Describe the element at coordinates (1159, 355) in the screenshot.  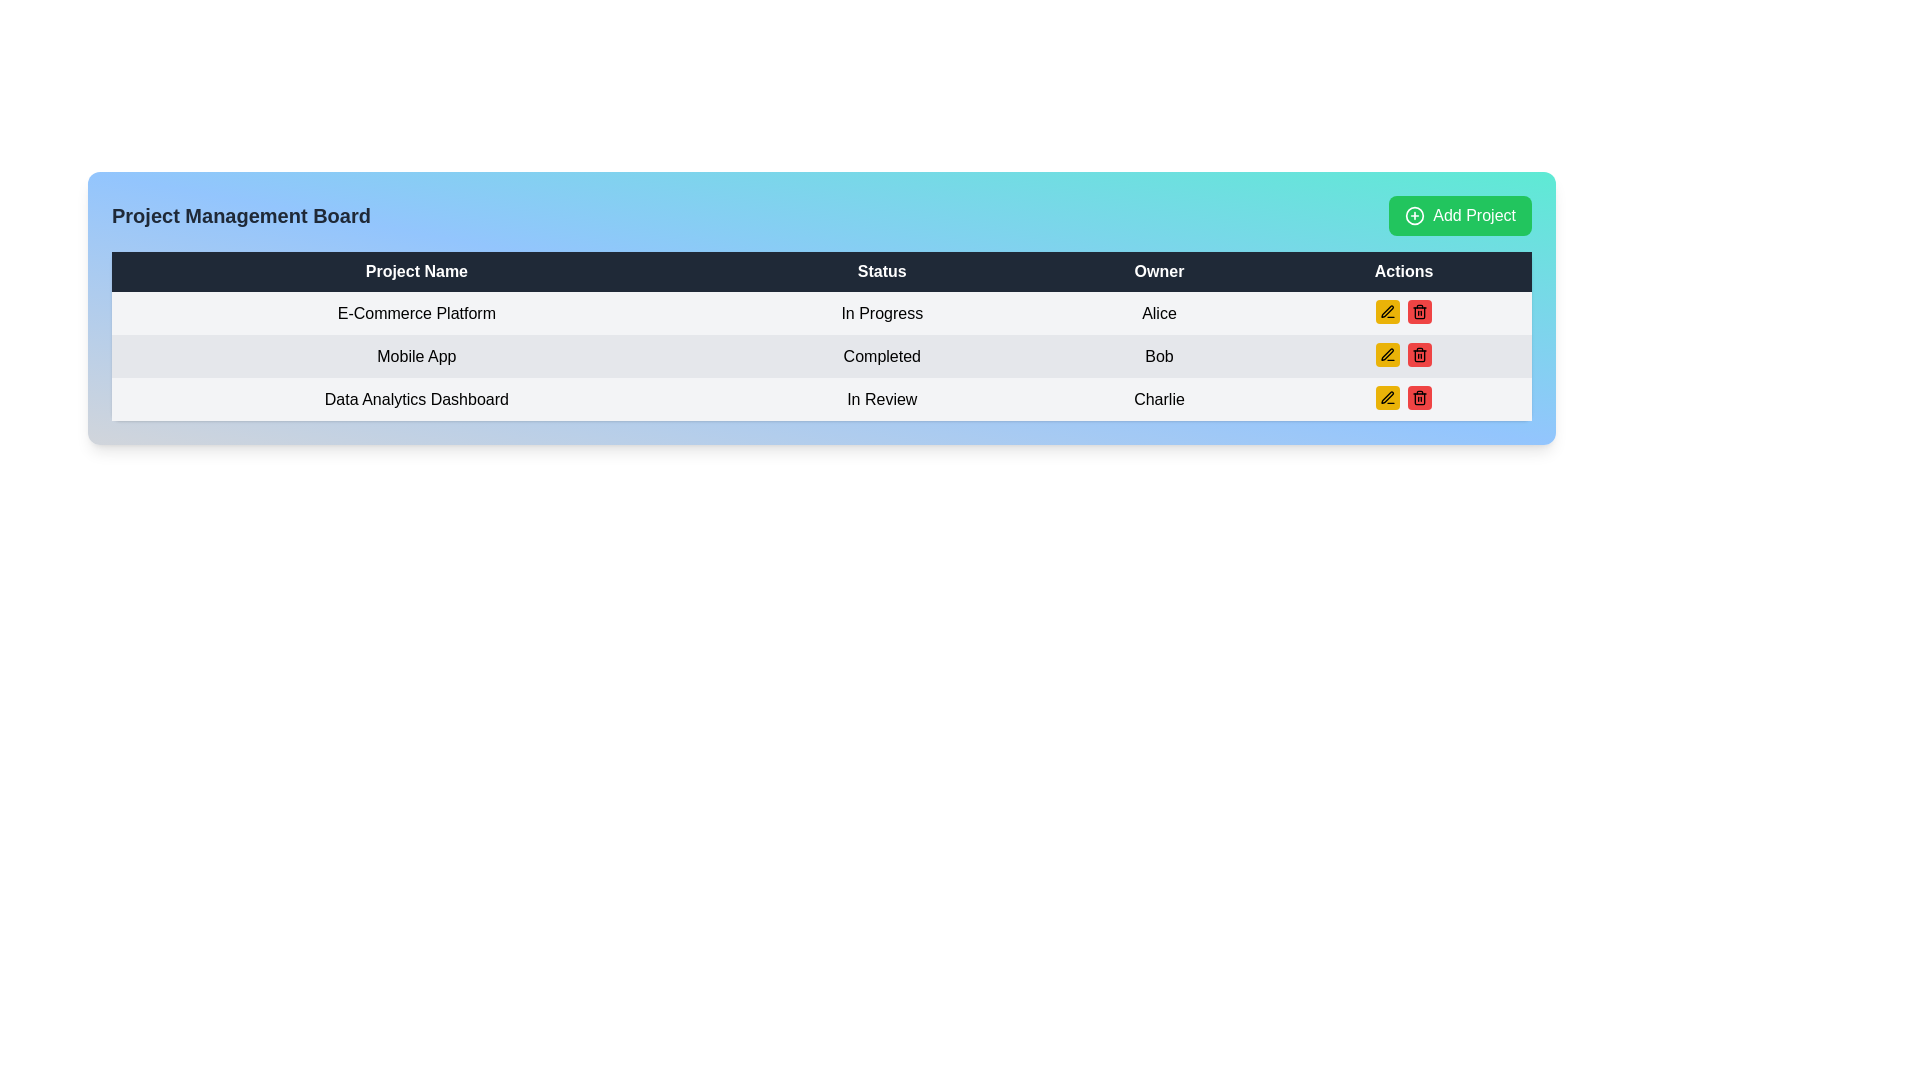
I see `the non-interactive text label displaying the name 'Bob', which is located in the 'Owner' column of the 'Mobile App' row in the table` at that location.